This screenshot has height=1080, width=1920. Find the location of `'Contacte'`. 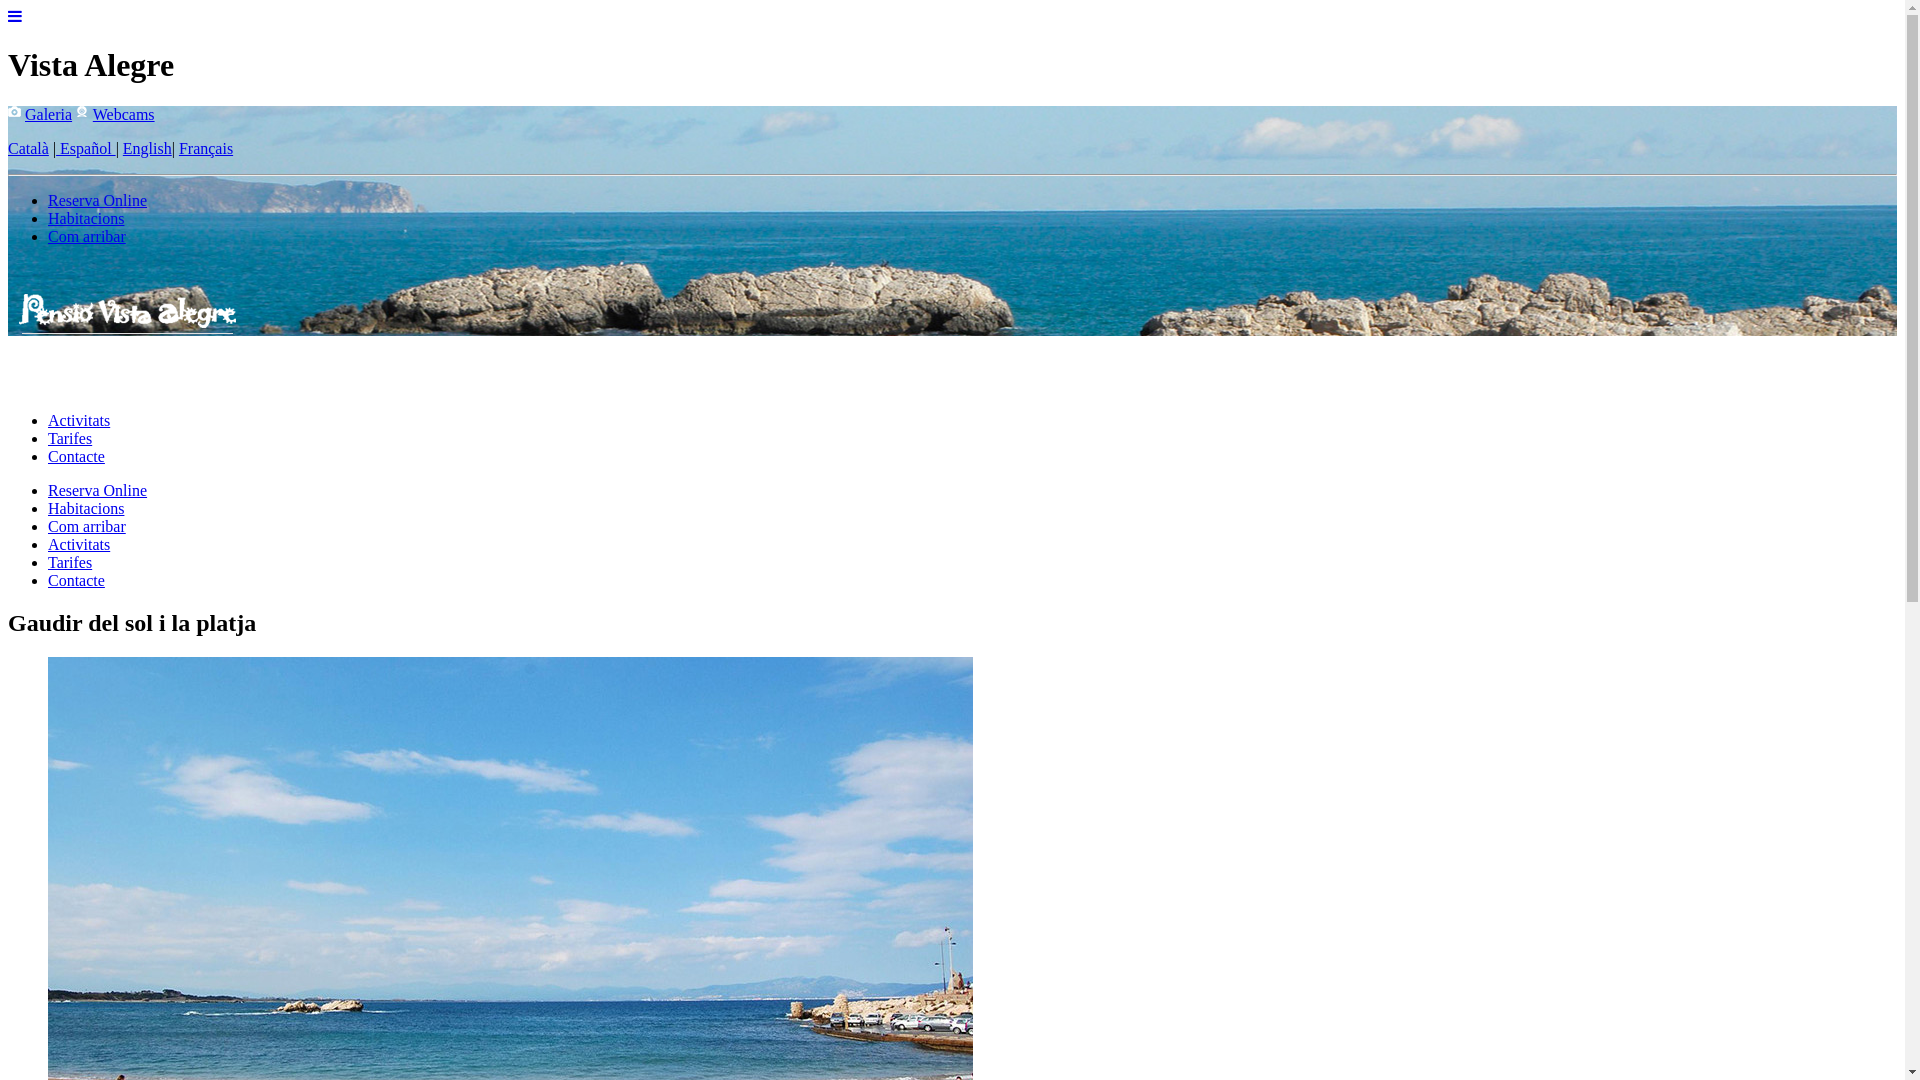

'Contacte' is located at coordinates (76, 456).